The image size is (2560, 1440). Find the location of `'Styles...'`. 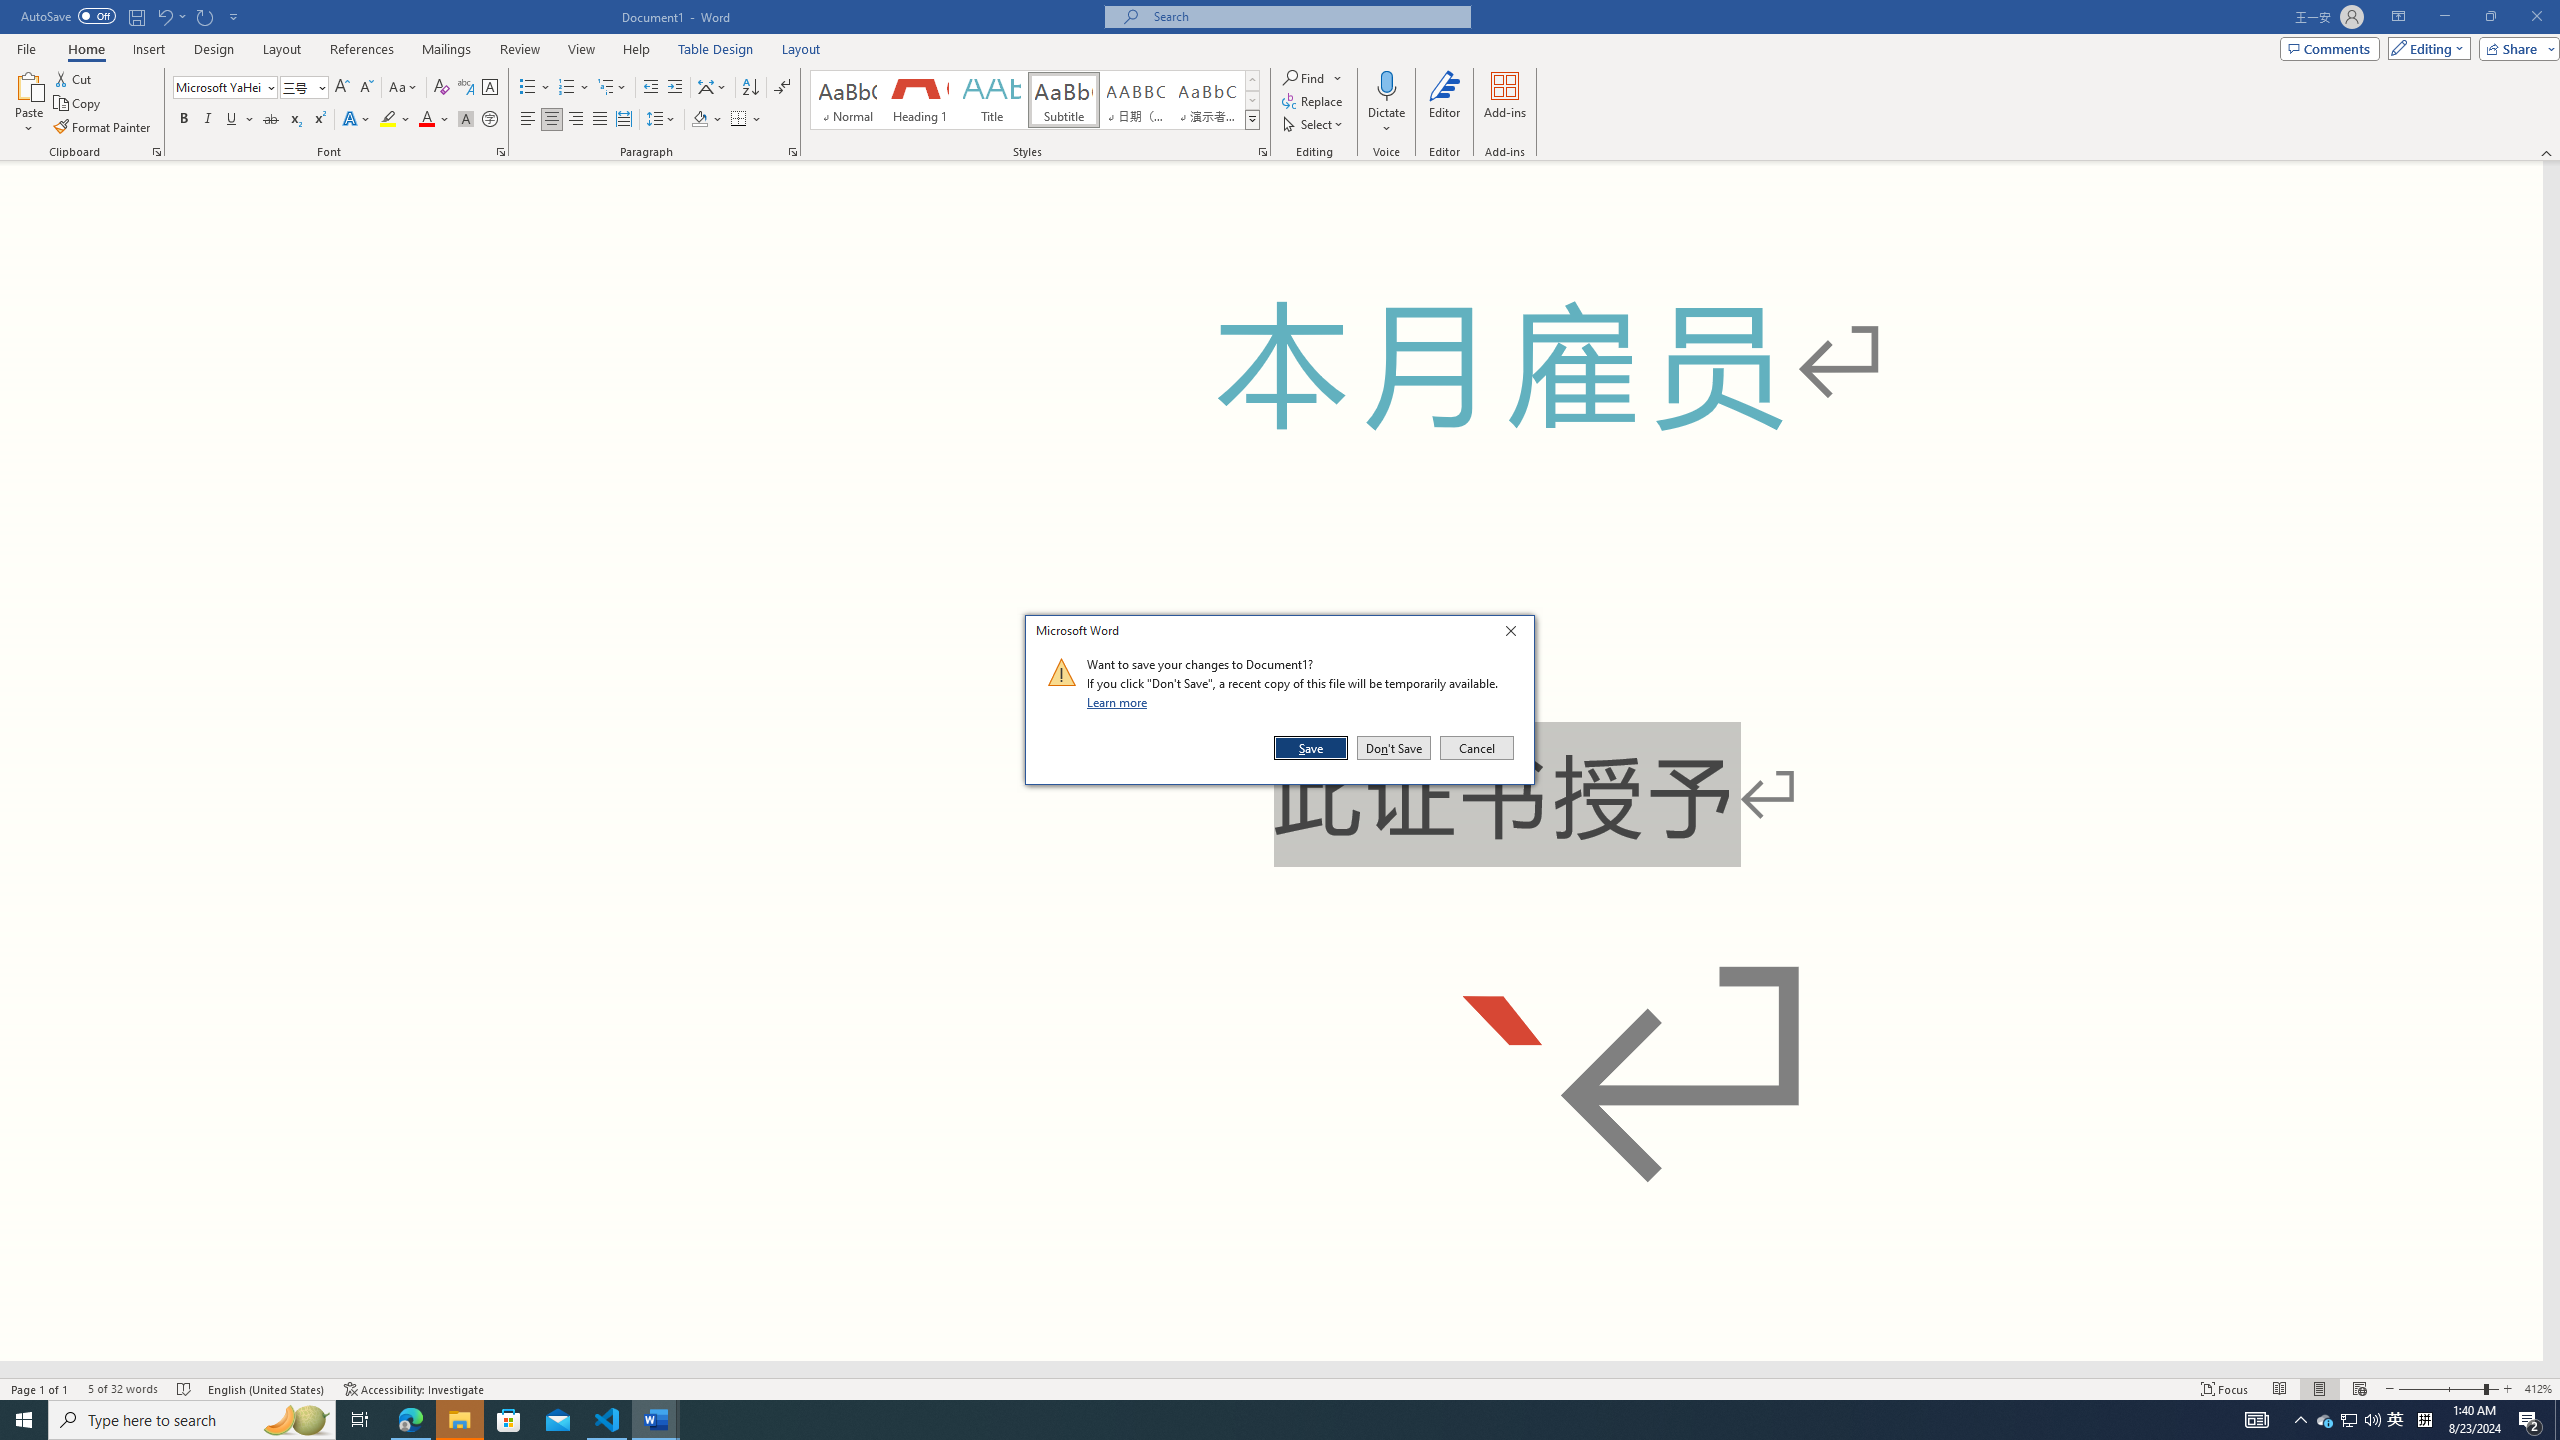

'Styles...' is located at coordinates (1261, 150).